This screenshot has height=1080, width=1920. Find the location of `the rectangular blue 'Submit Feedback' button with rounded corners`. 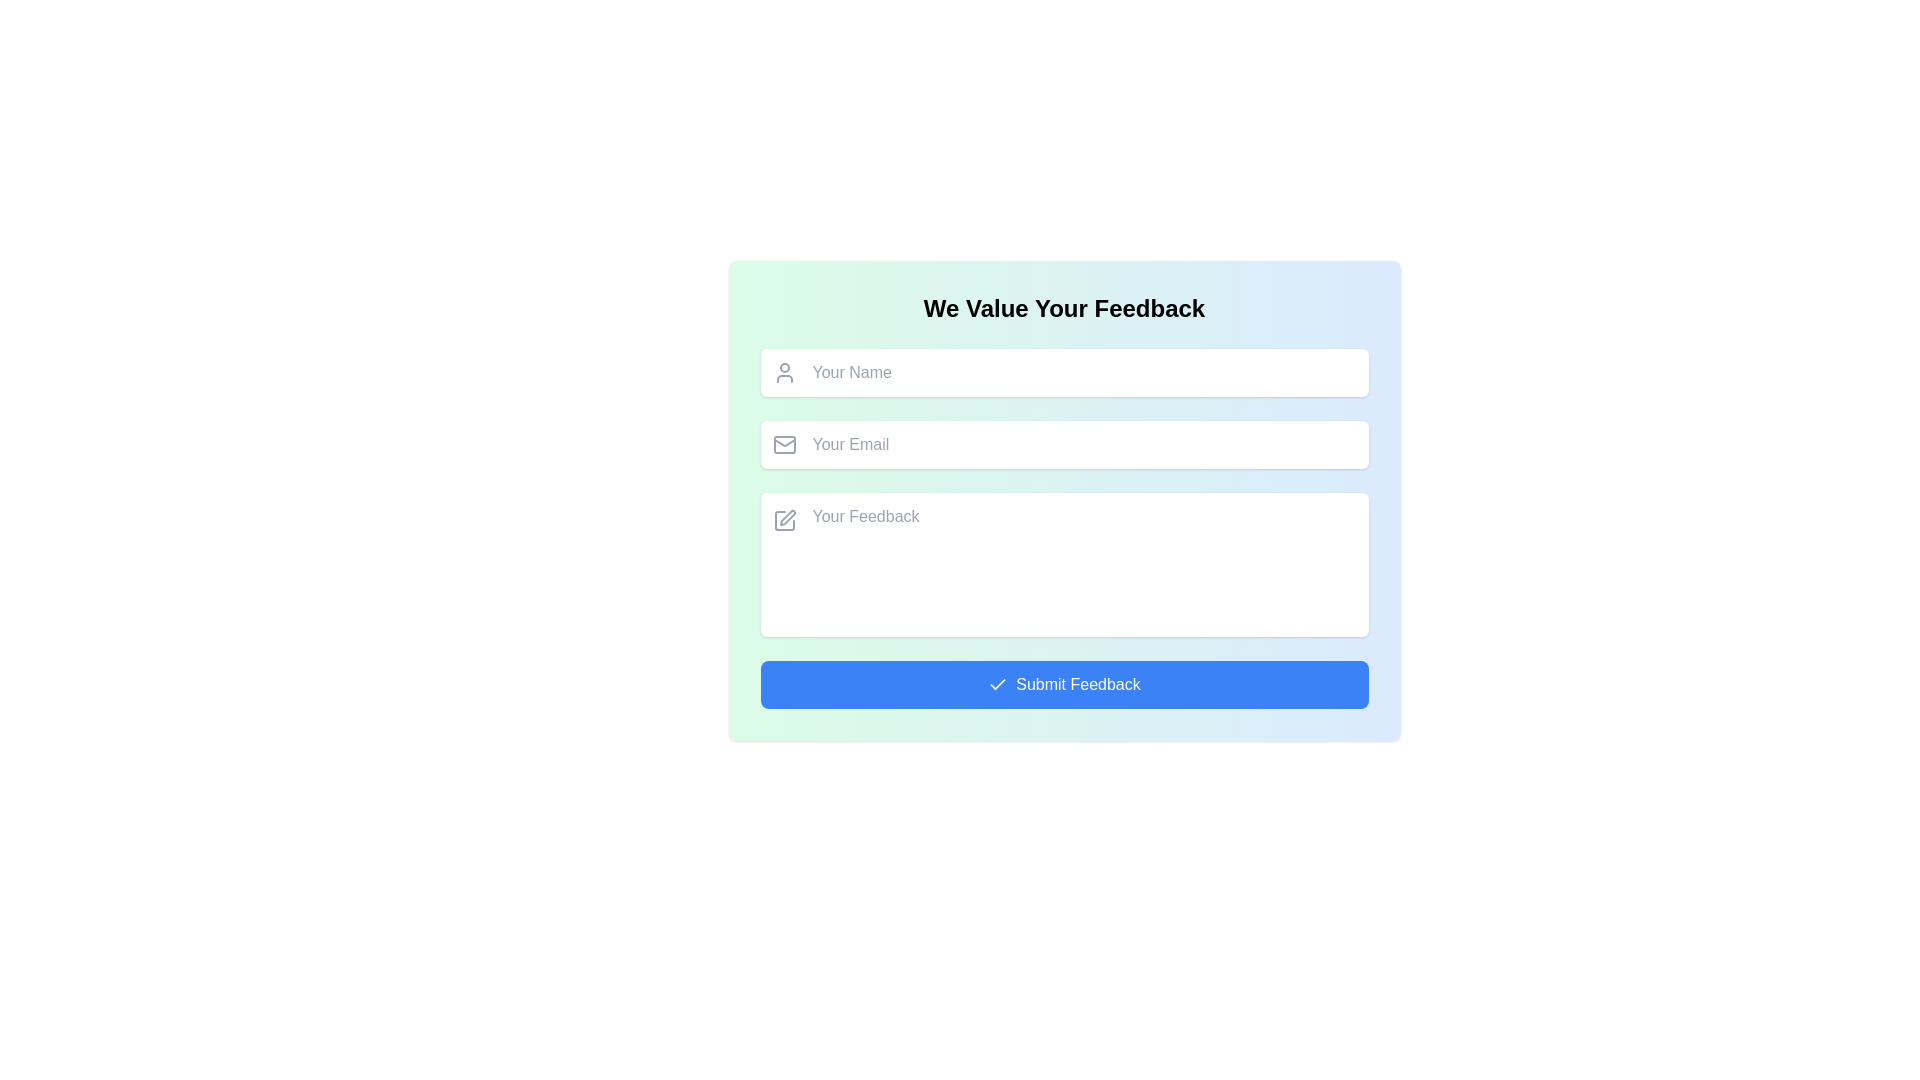

the rectangular blue 'Submit Feedback' button with rounded corners is located at coordinates (1063, 684).